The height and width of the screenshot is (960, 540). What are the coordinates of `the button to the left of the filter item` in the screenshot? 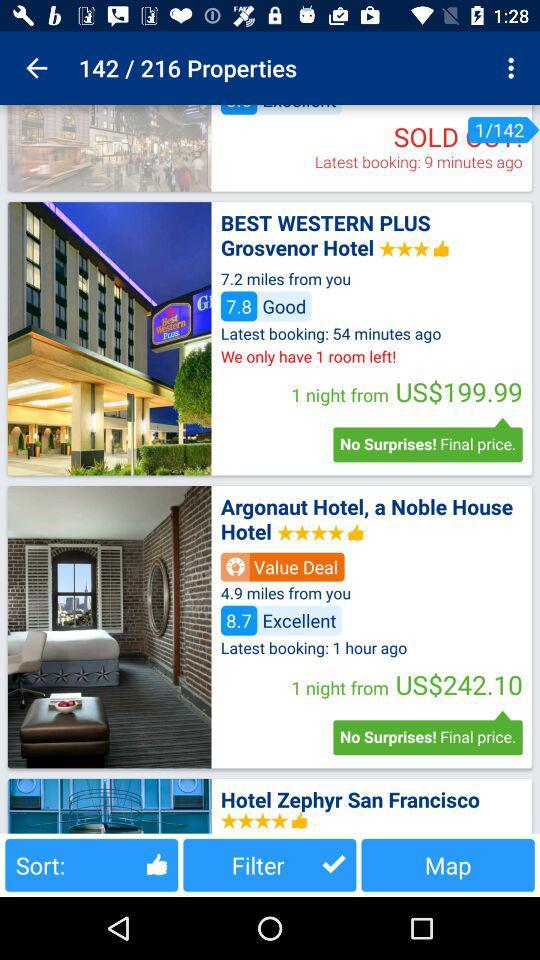 It's located at (90, 864).